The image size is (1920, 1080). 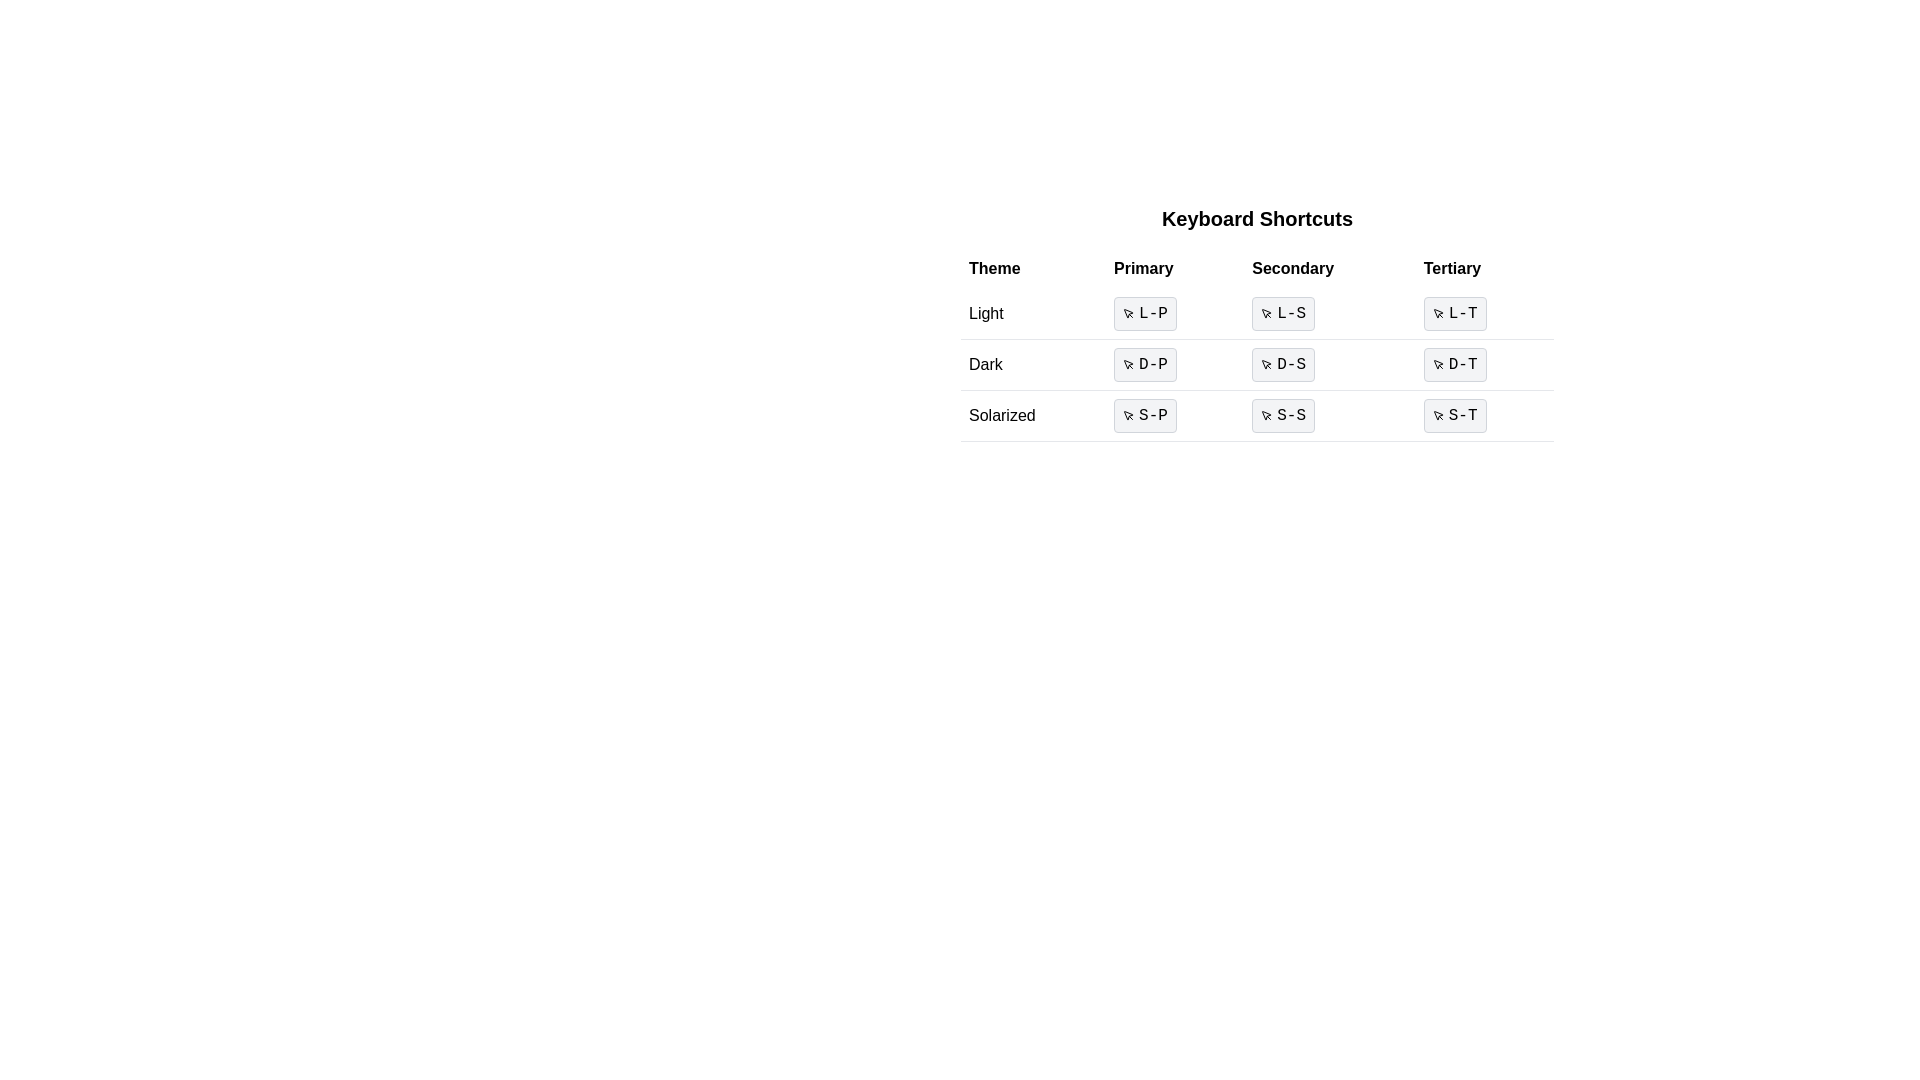 I want to click on the text label displaying 'S-P' located in the 'Solarized' row under the 'Primary' column, so click(x=1153, y=415).